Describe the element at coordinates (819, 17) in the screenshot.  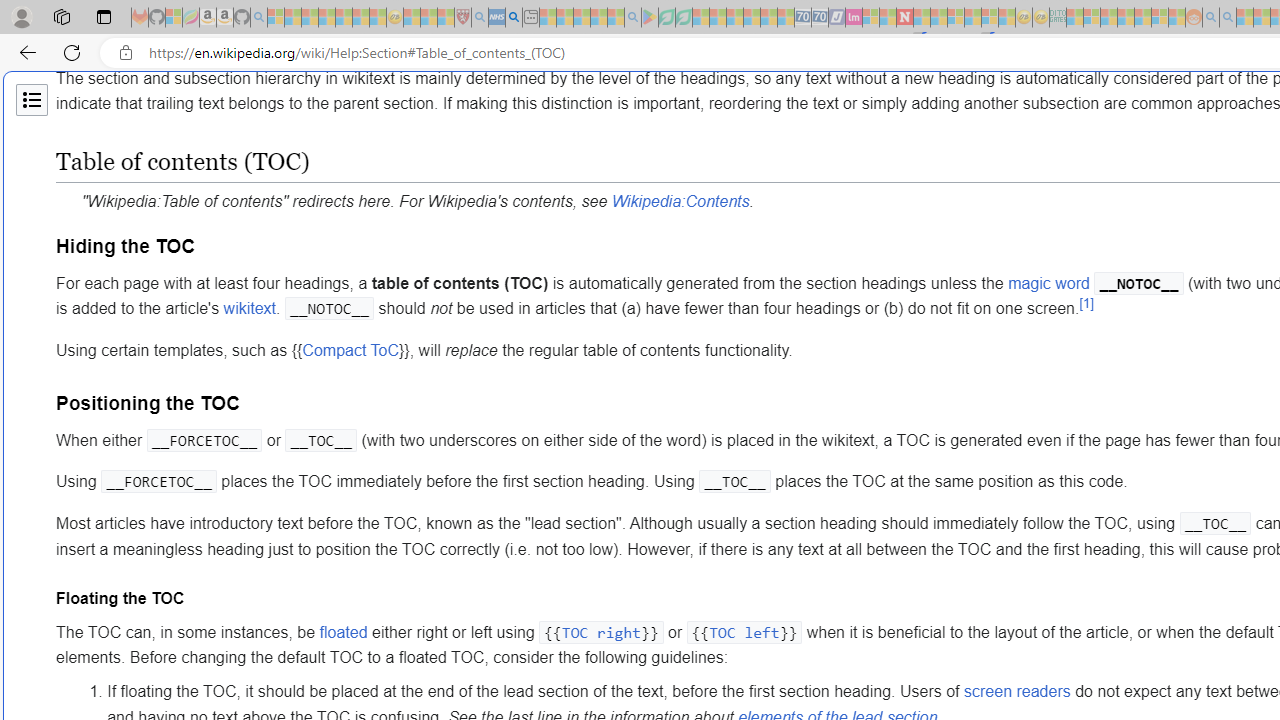
I see `'Cheap Hotels - Save70.com - Sleeping'` at that location.